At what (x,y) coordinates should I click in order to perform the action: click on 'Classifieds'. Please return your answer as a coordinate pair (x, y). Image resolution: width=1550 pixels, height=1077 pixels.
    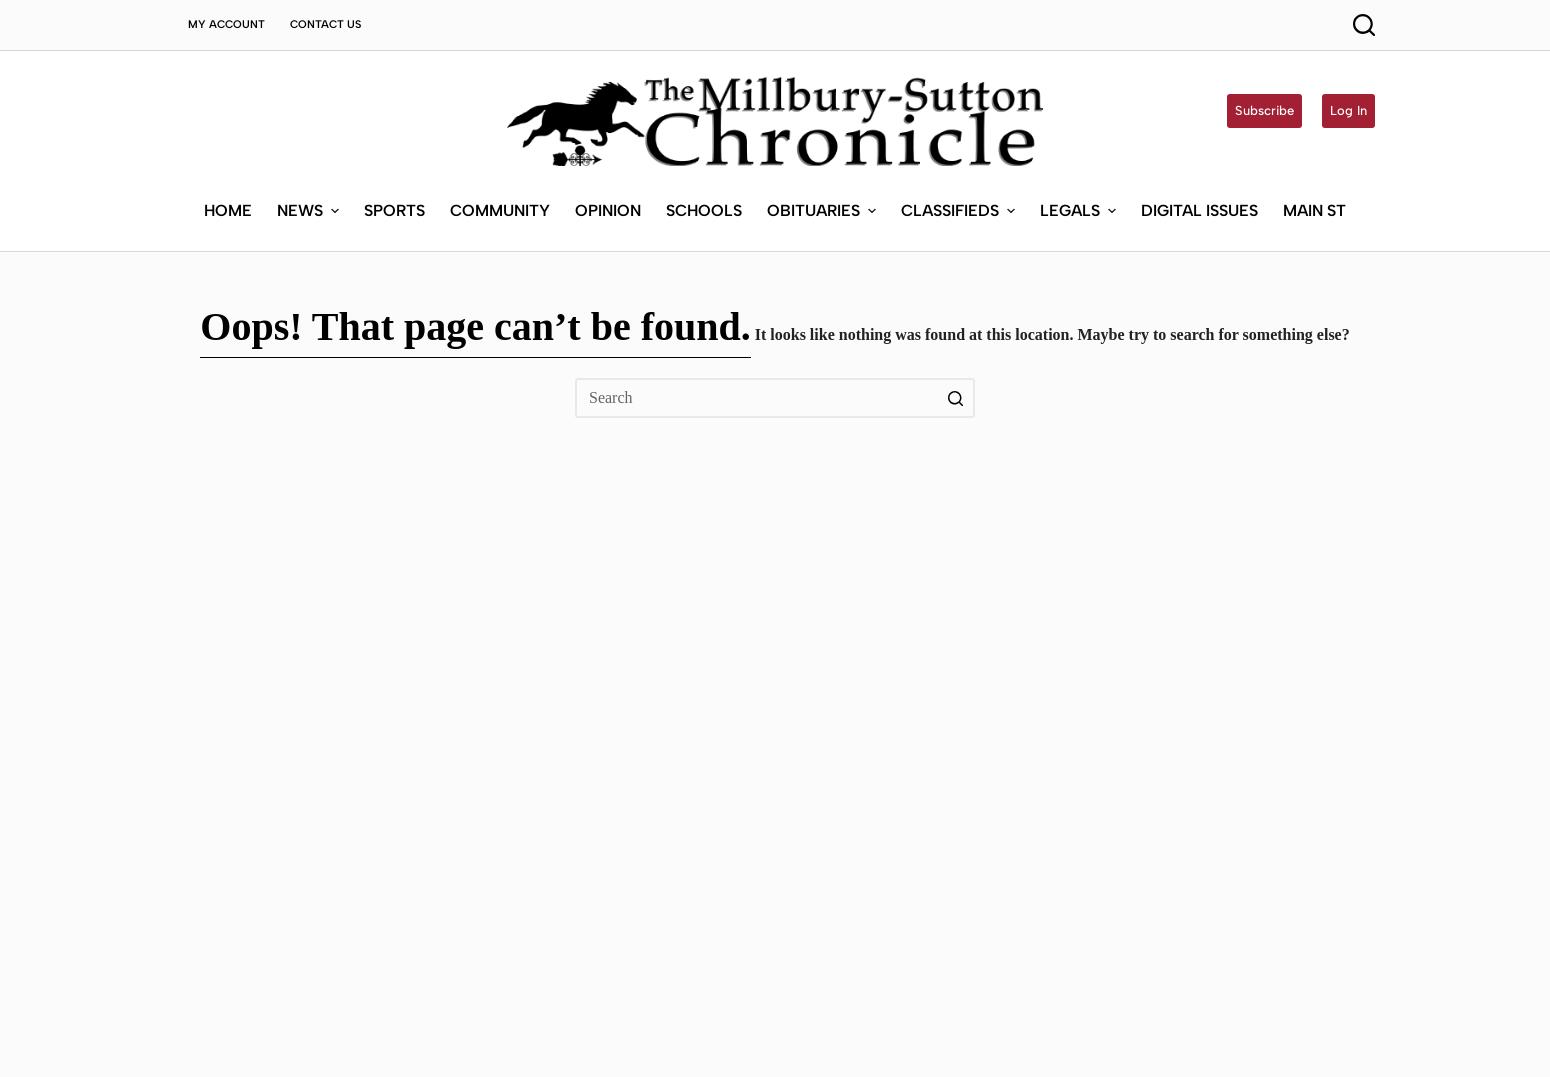
    Looking at the image, I should click on (901, 63).